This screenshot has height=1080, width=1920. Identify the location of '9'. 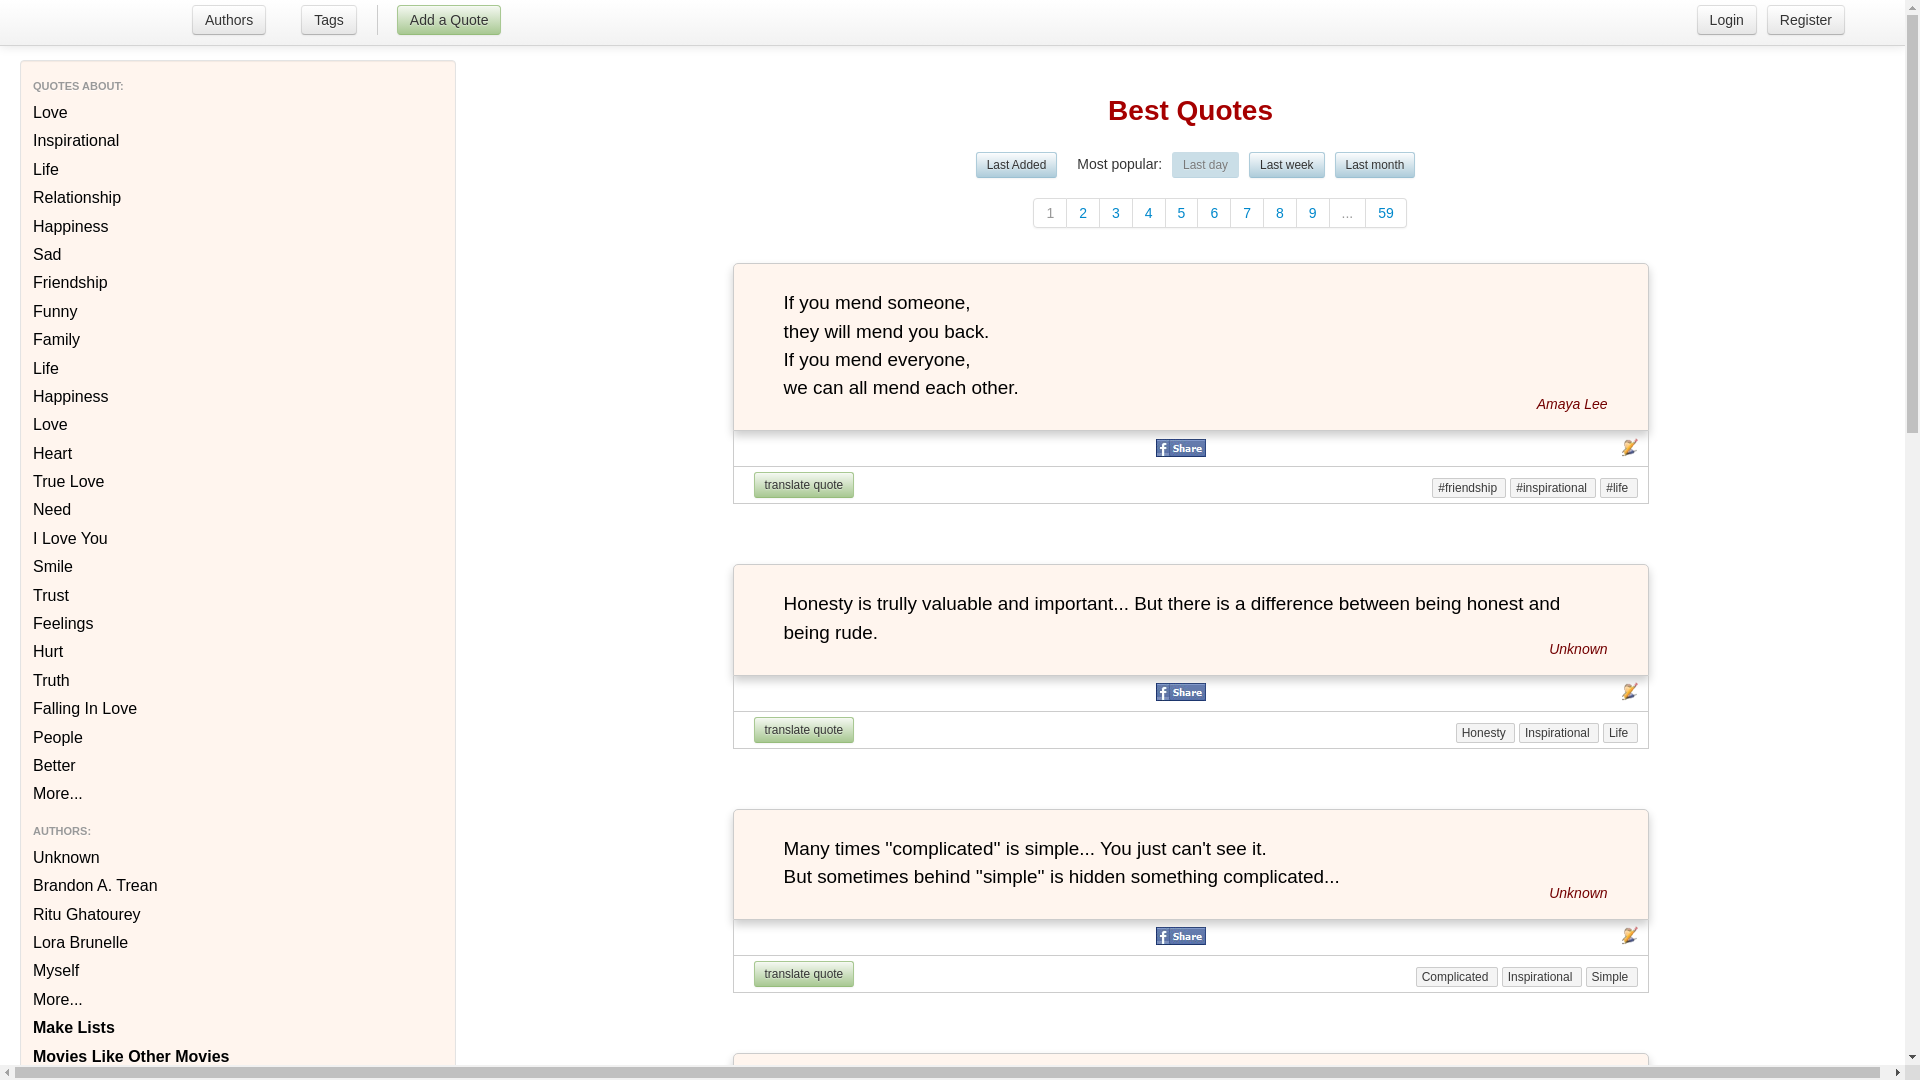
(1313, 212).